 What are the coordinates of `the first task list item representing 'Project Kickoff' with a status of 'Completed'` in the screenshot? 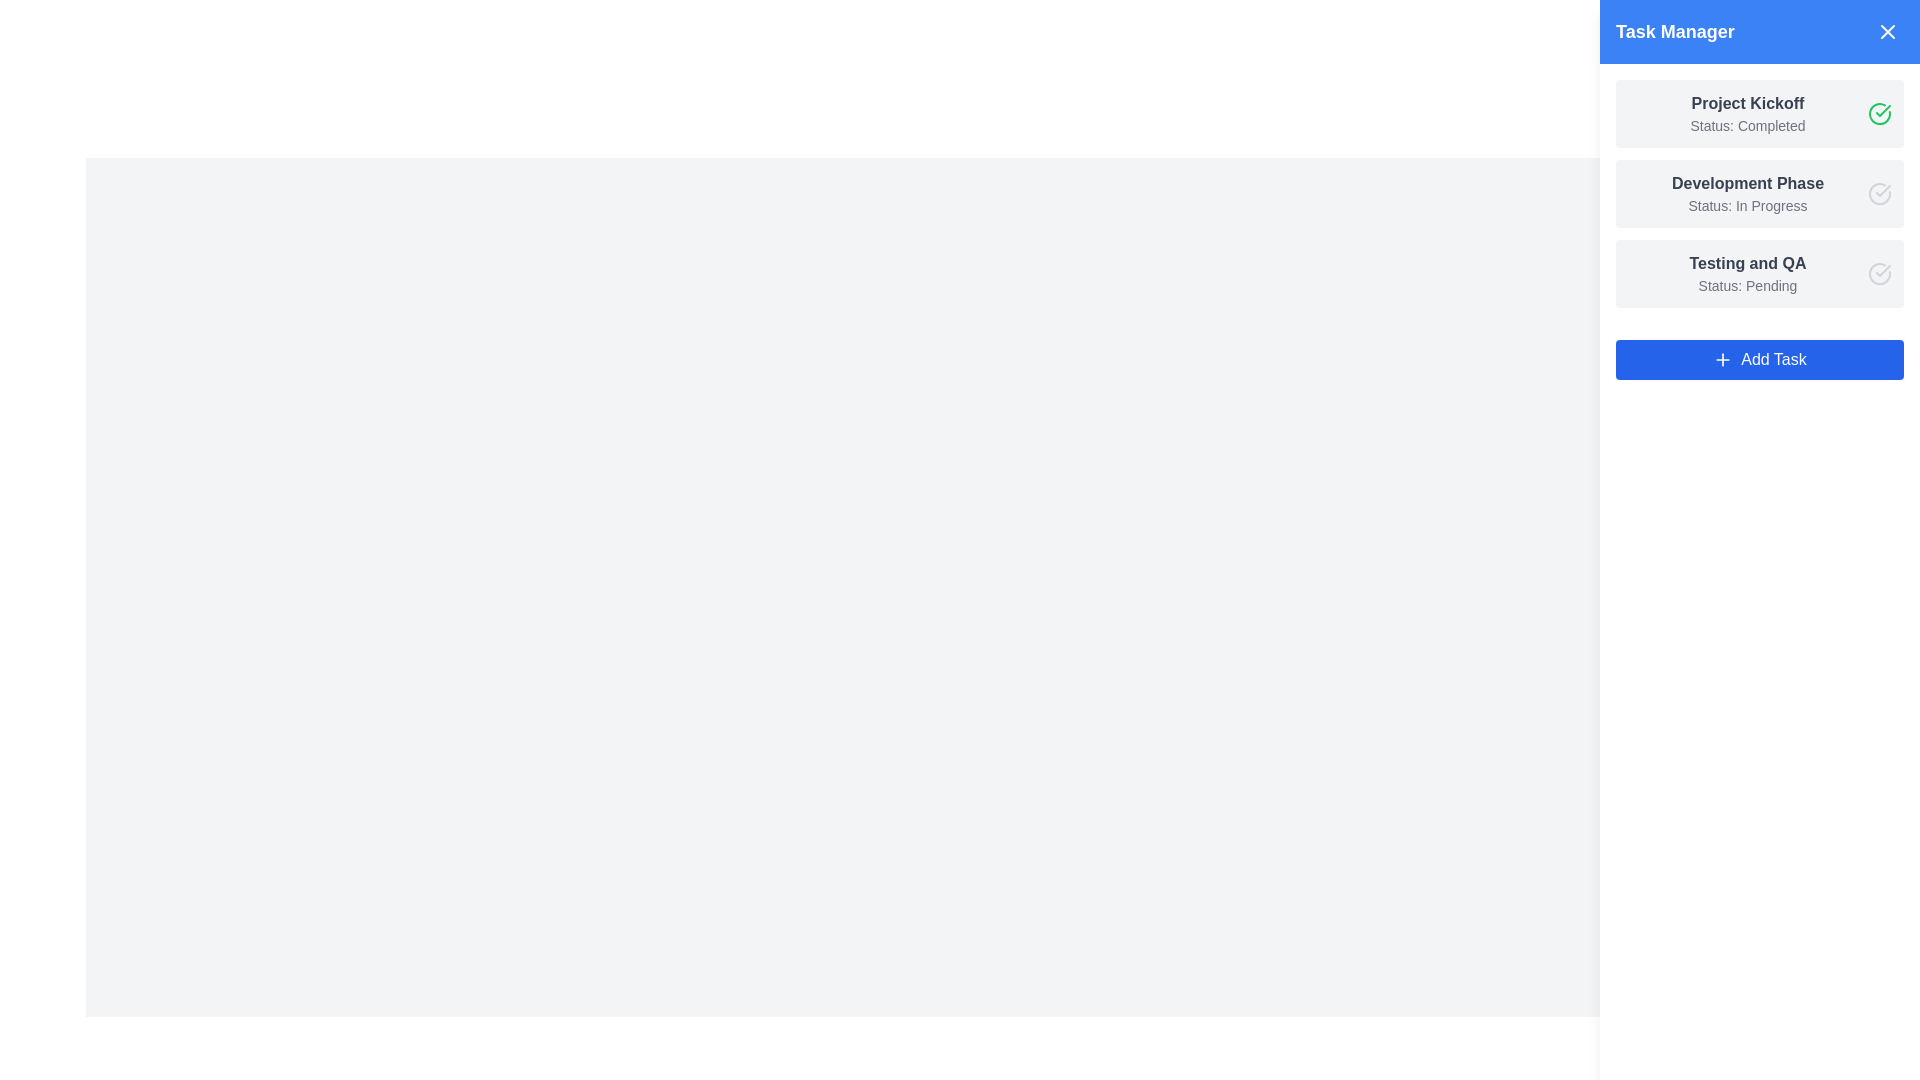 It's located at (1760, 114).